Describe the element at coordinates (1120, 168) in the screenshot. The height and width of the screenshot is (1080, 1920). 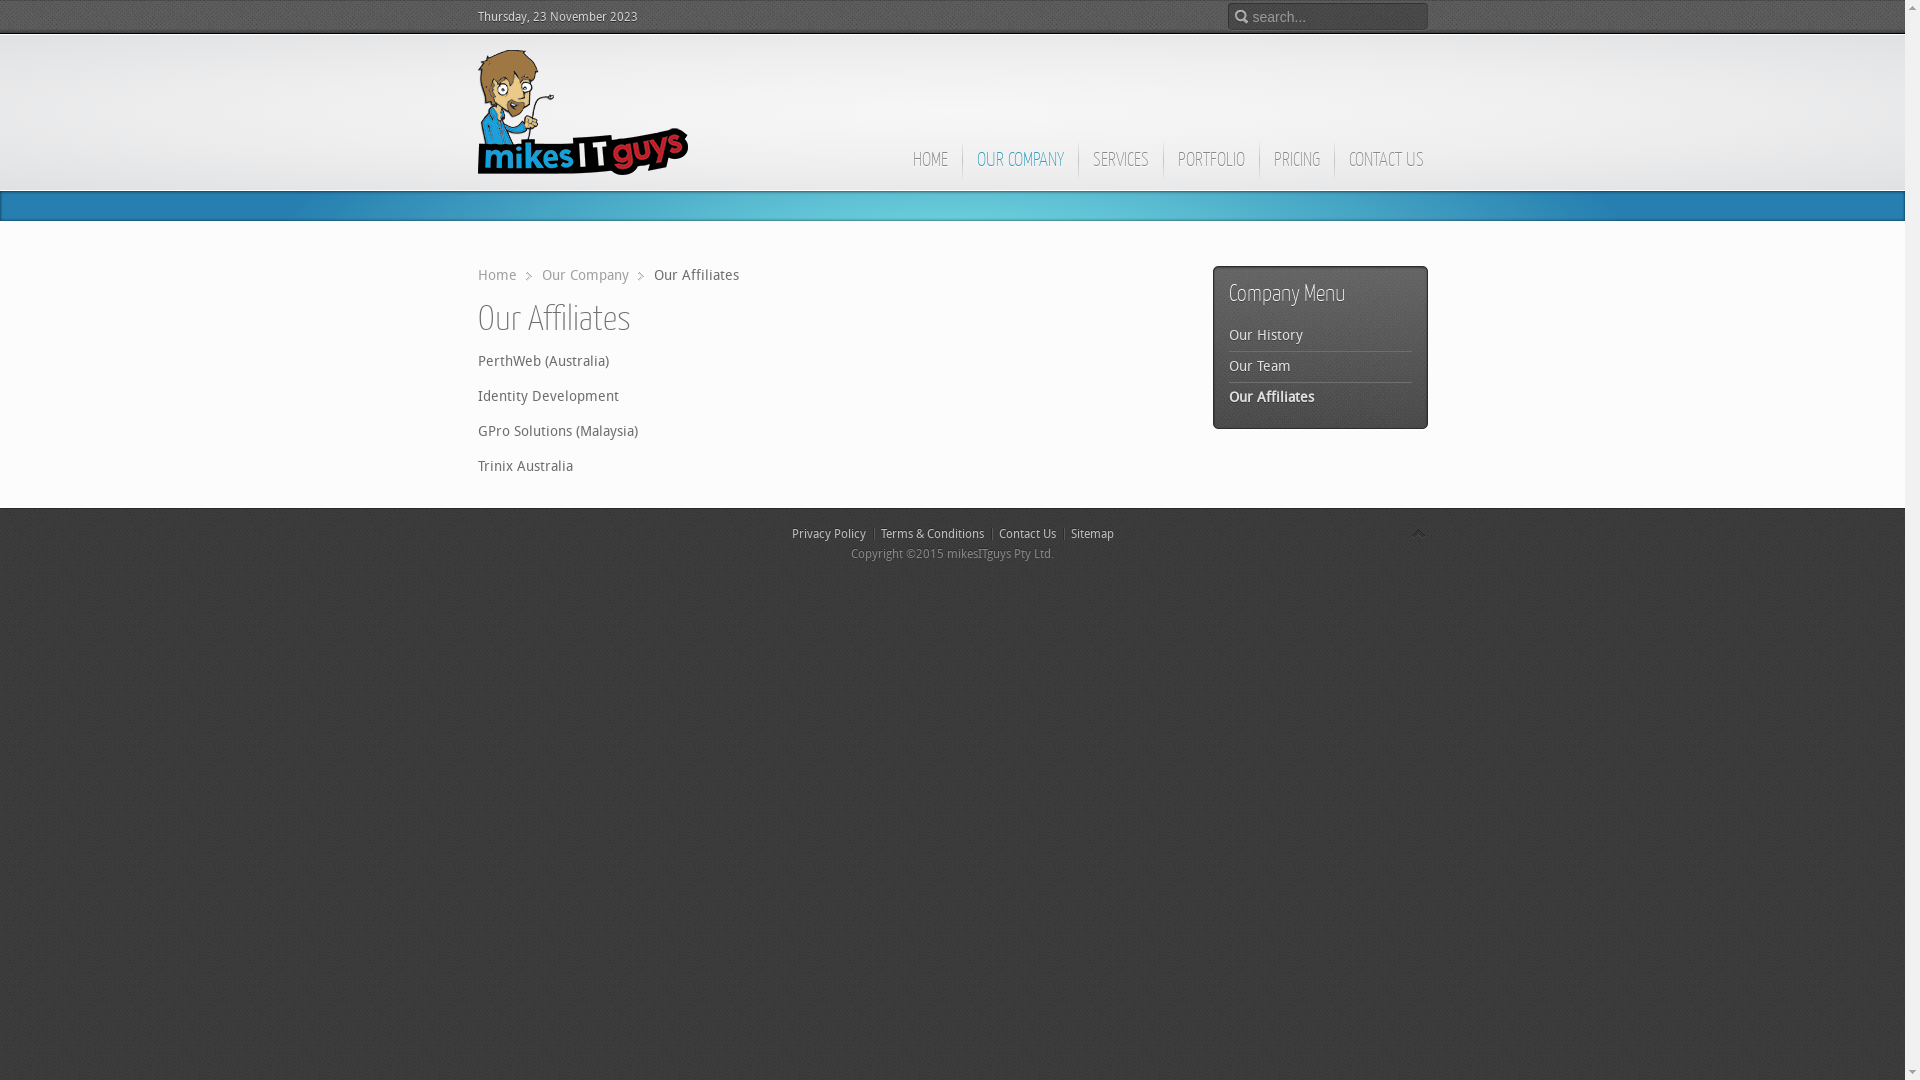
I see `'SERVICES'` at that location.